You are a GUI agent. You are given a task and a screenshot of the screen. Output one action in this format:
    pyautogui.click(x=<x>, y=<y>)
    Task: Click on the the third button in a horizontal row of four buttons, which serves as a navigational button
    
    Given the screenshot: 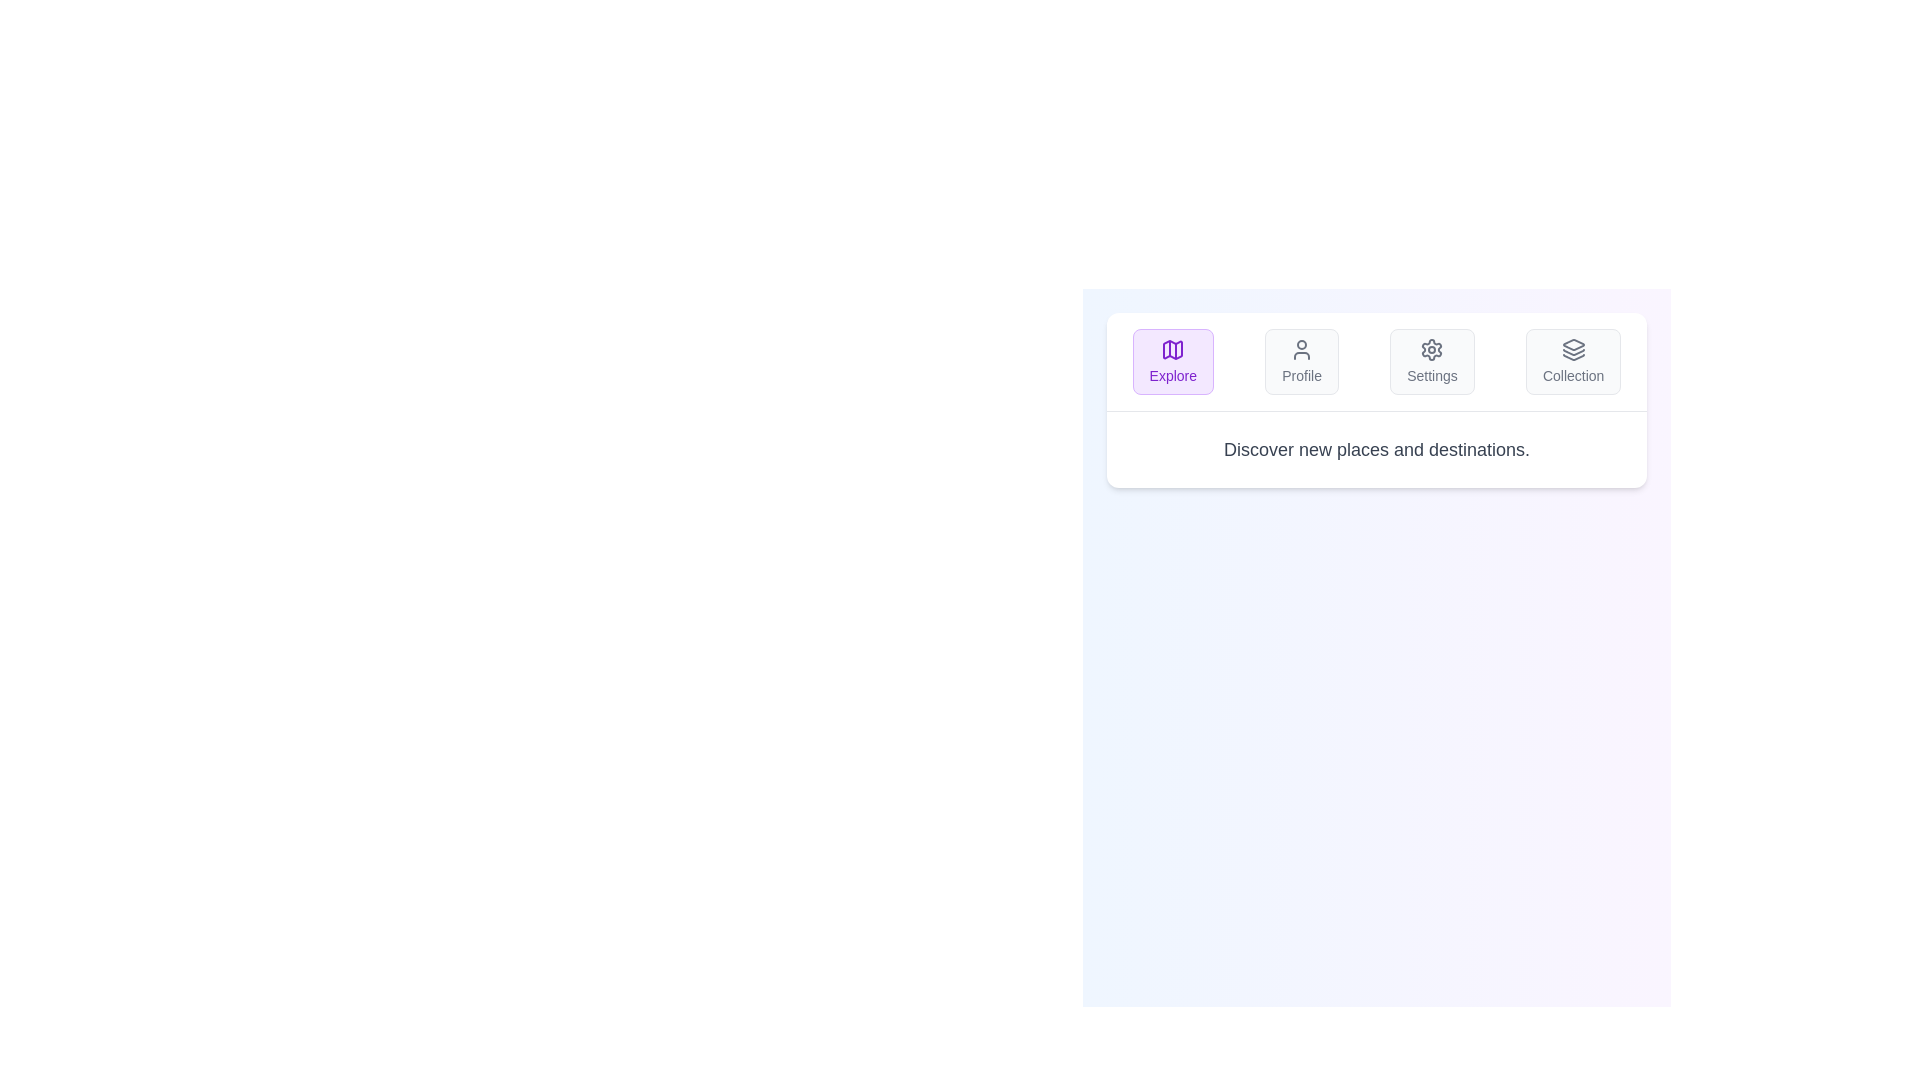 What is the action you would take?
    pyautogui.click(x=1430, y=375)
    